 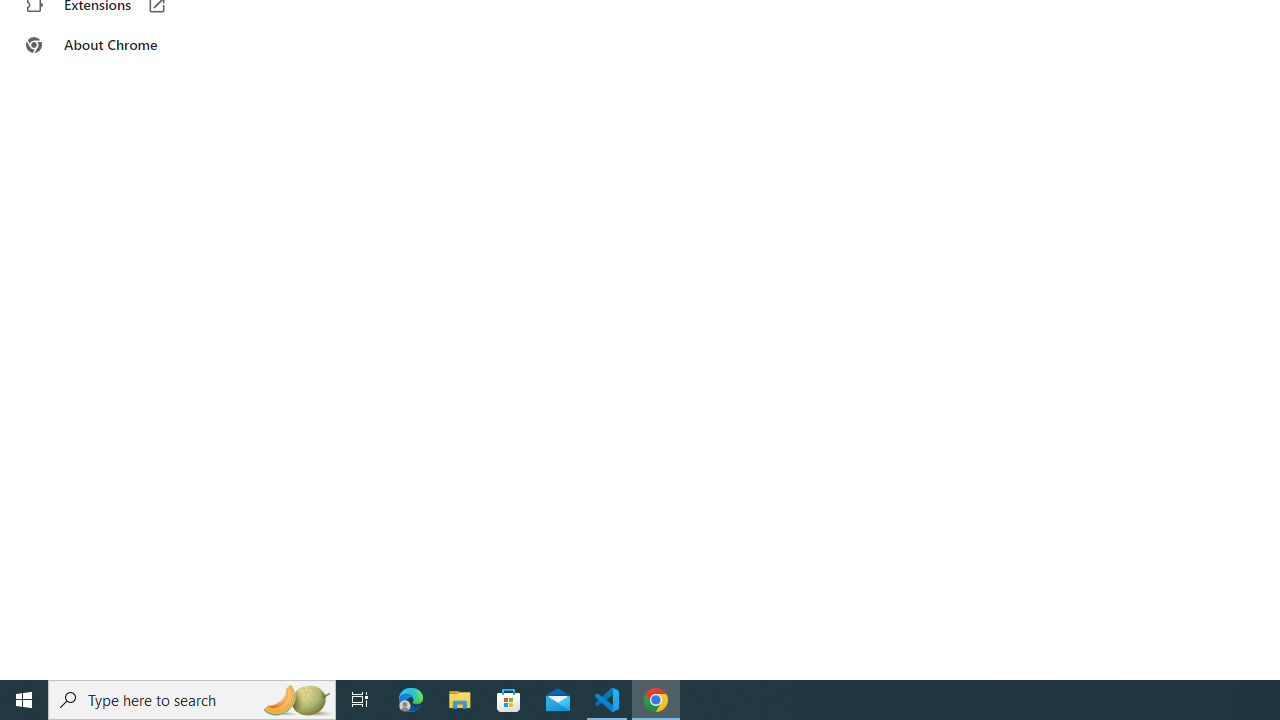 What do you see at coordinates (359, 698) in the screenshot?
I see `'Task View'` at bounding box center [359, 698].